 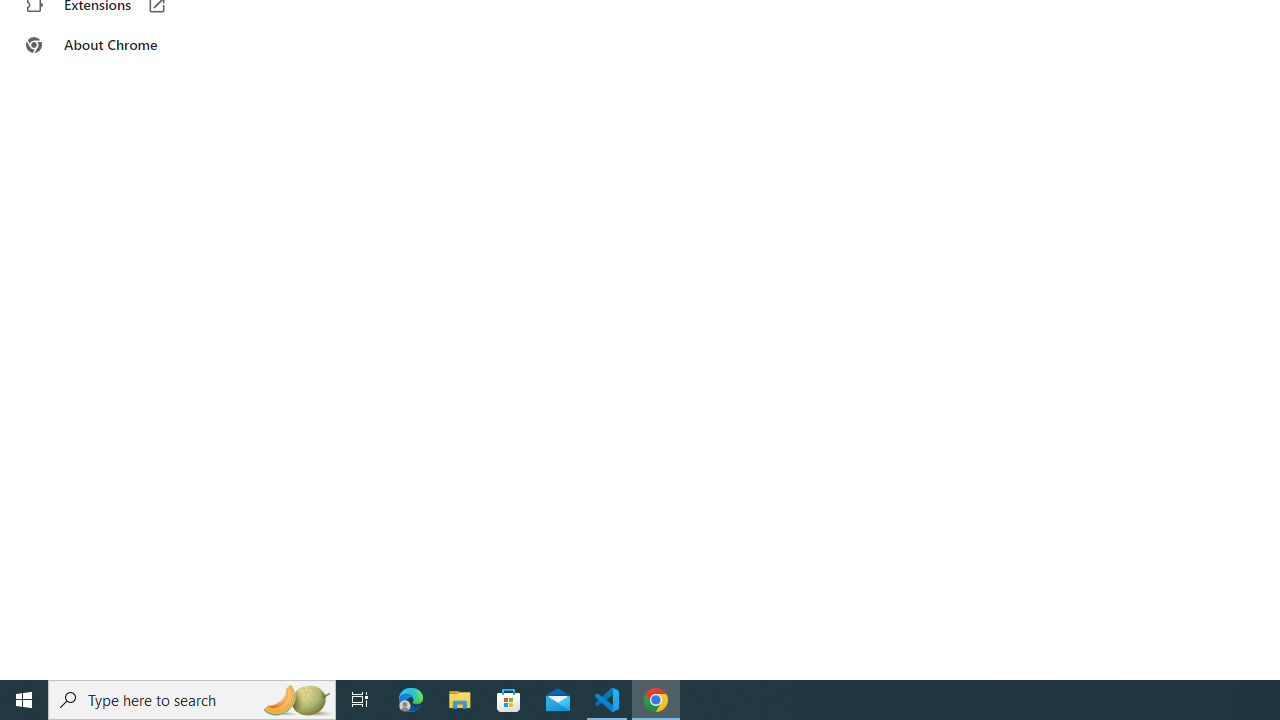 What do you see at coordinates (359, 698) in the screenshot?
I see `'Task View'` at bounding box center [359, 698].